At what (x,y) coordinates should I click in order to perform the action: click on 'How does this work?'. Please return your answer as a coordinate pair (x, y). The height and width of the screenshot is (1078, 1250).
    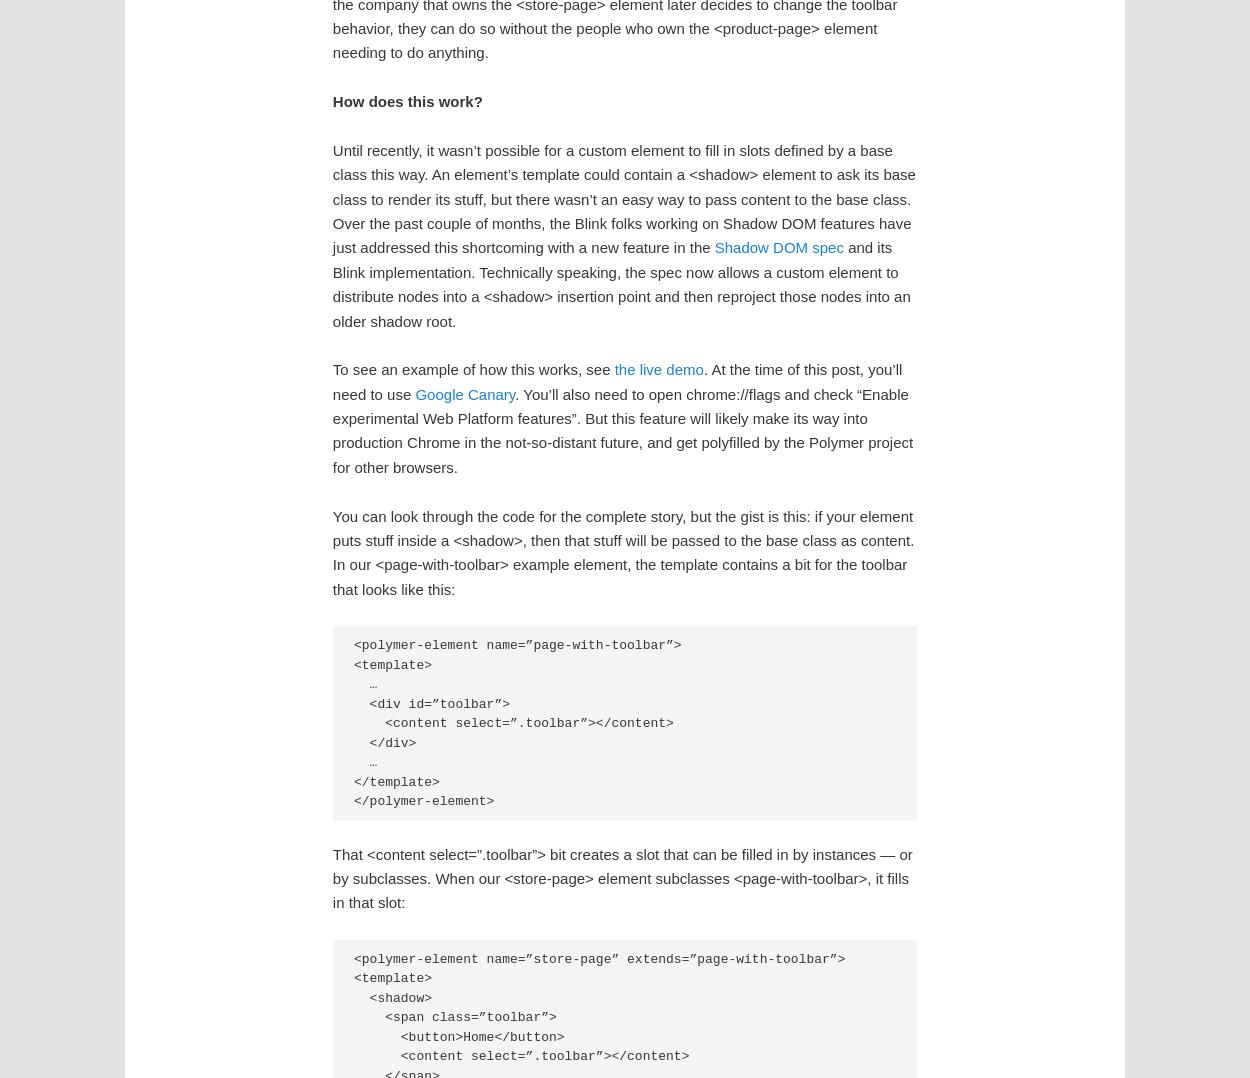
    Looking at the image, I should click on (407, 100).